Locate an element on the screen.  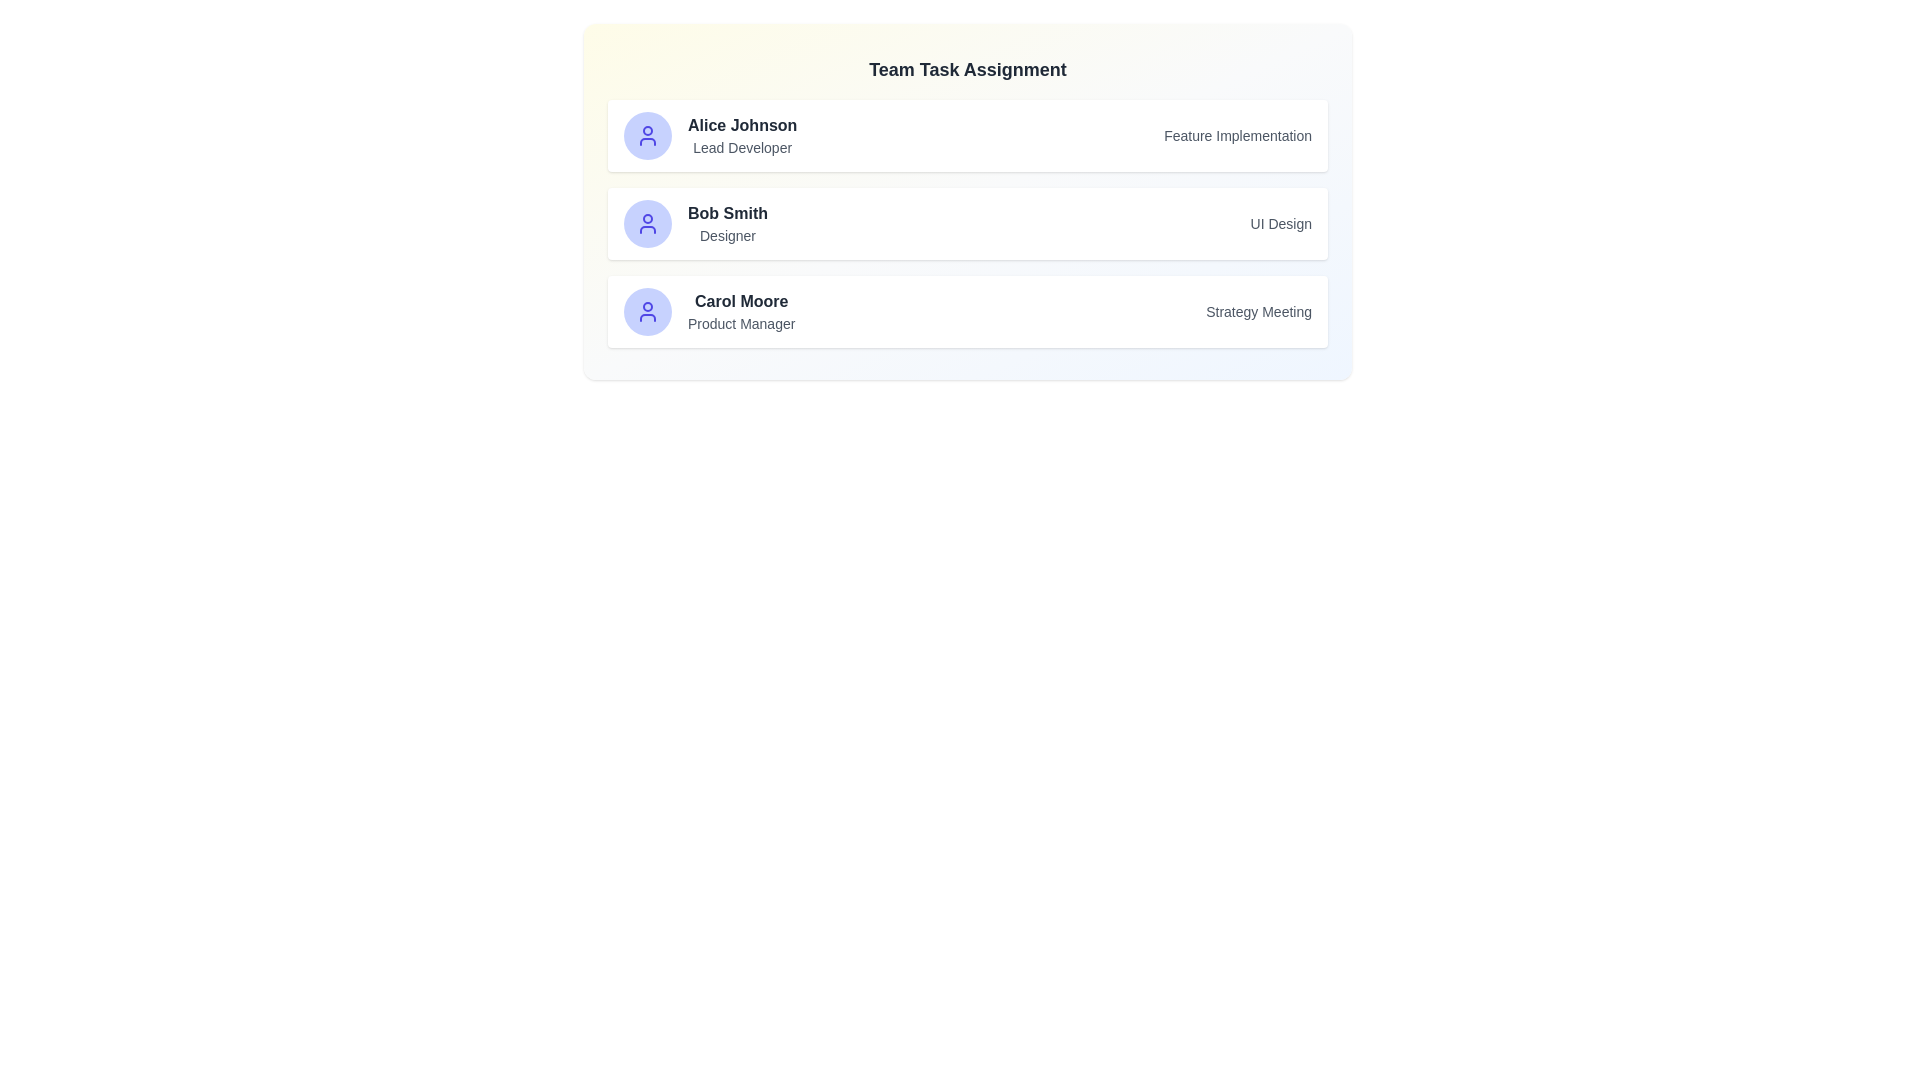
text label displaying the name 'Alice Johnson', which is a bold, dark gray text positioned at the top left of a list item entry in the team task assignment UI is located at coordinates (741, 126).